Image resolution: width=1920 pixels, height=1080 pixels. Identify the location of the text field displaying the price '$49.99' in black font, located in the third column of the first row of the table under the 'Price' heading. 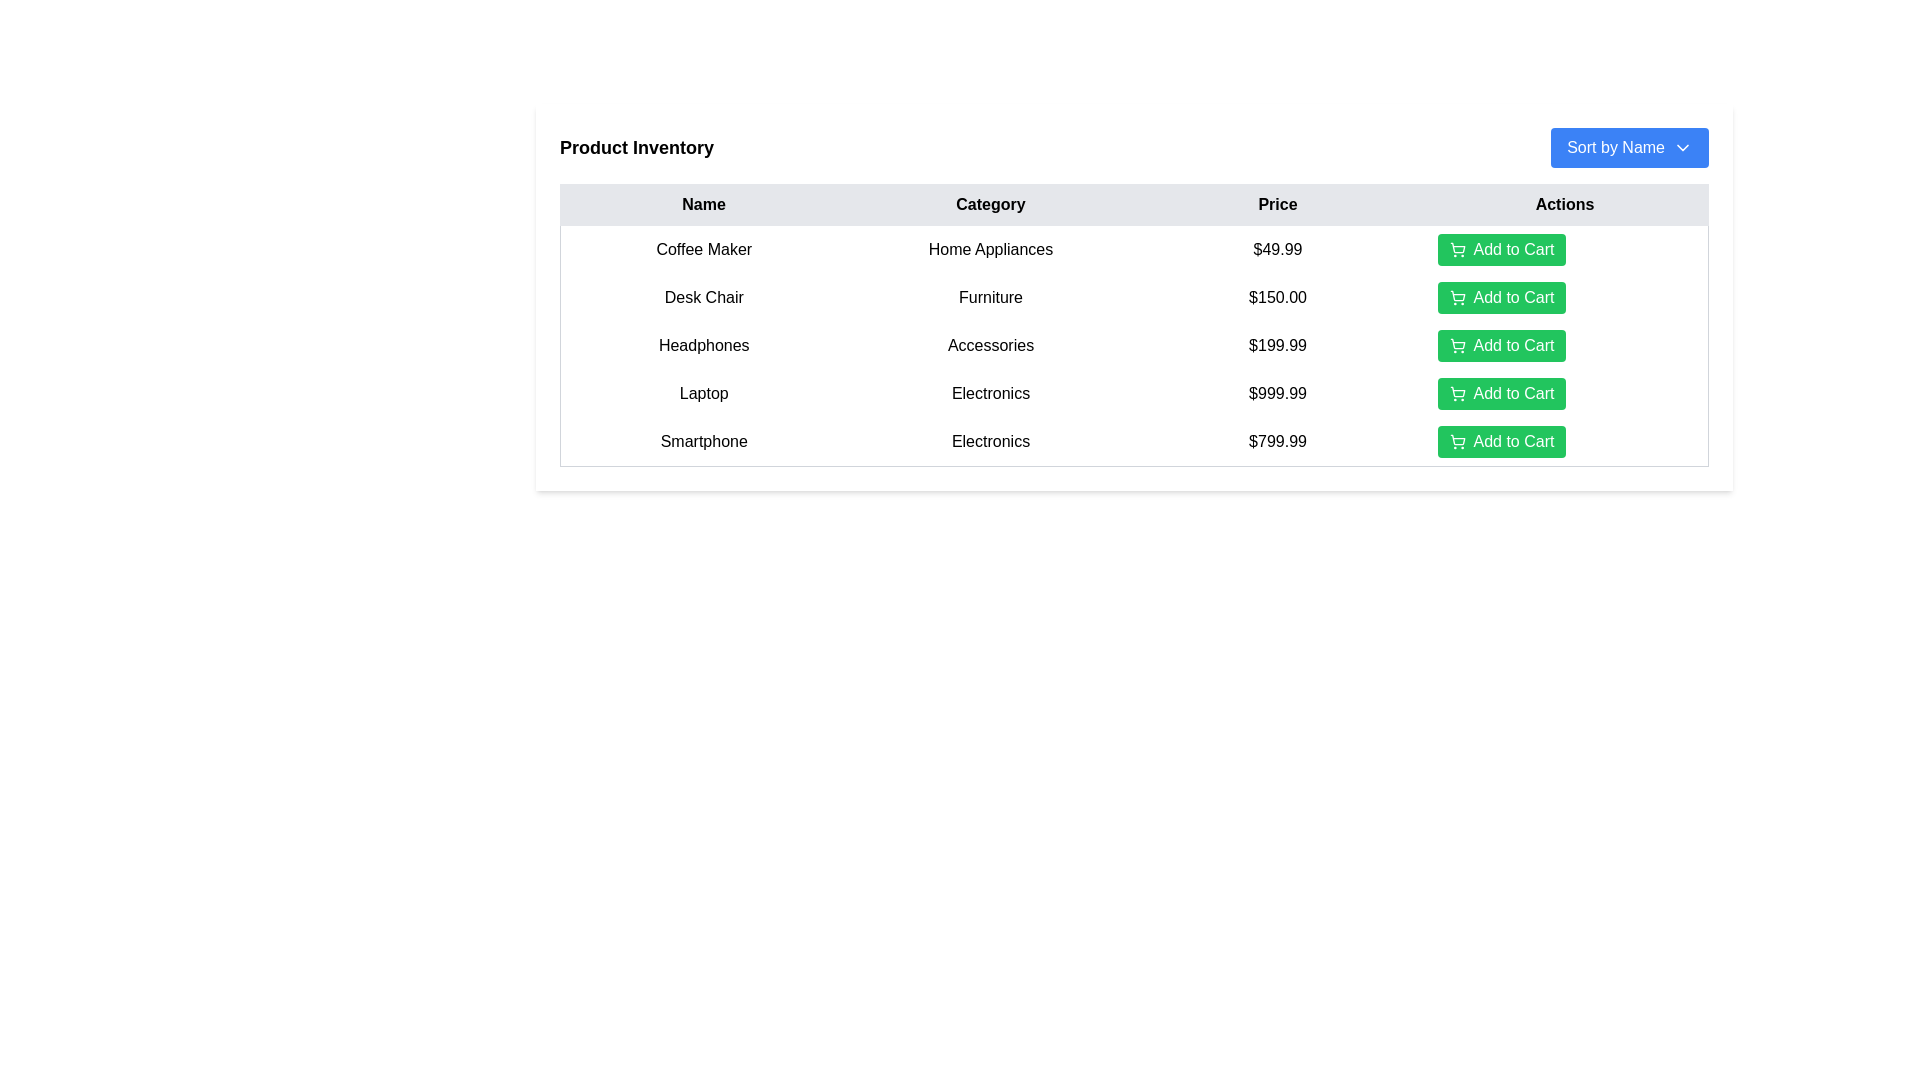
(1276, 248).